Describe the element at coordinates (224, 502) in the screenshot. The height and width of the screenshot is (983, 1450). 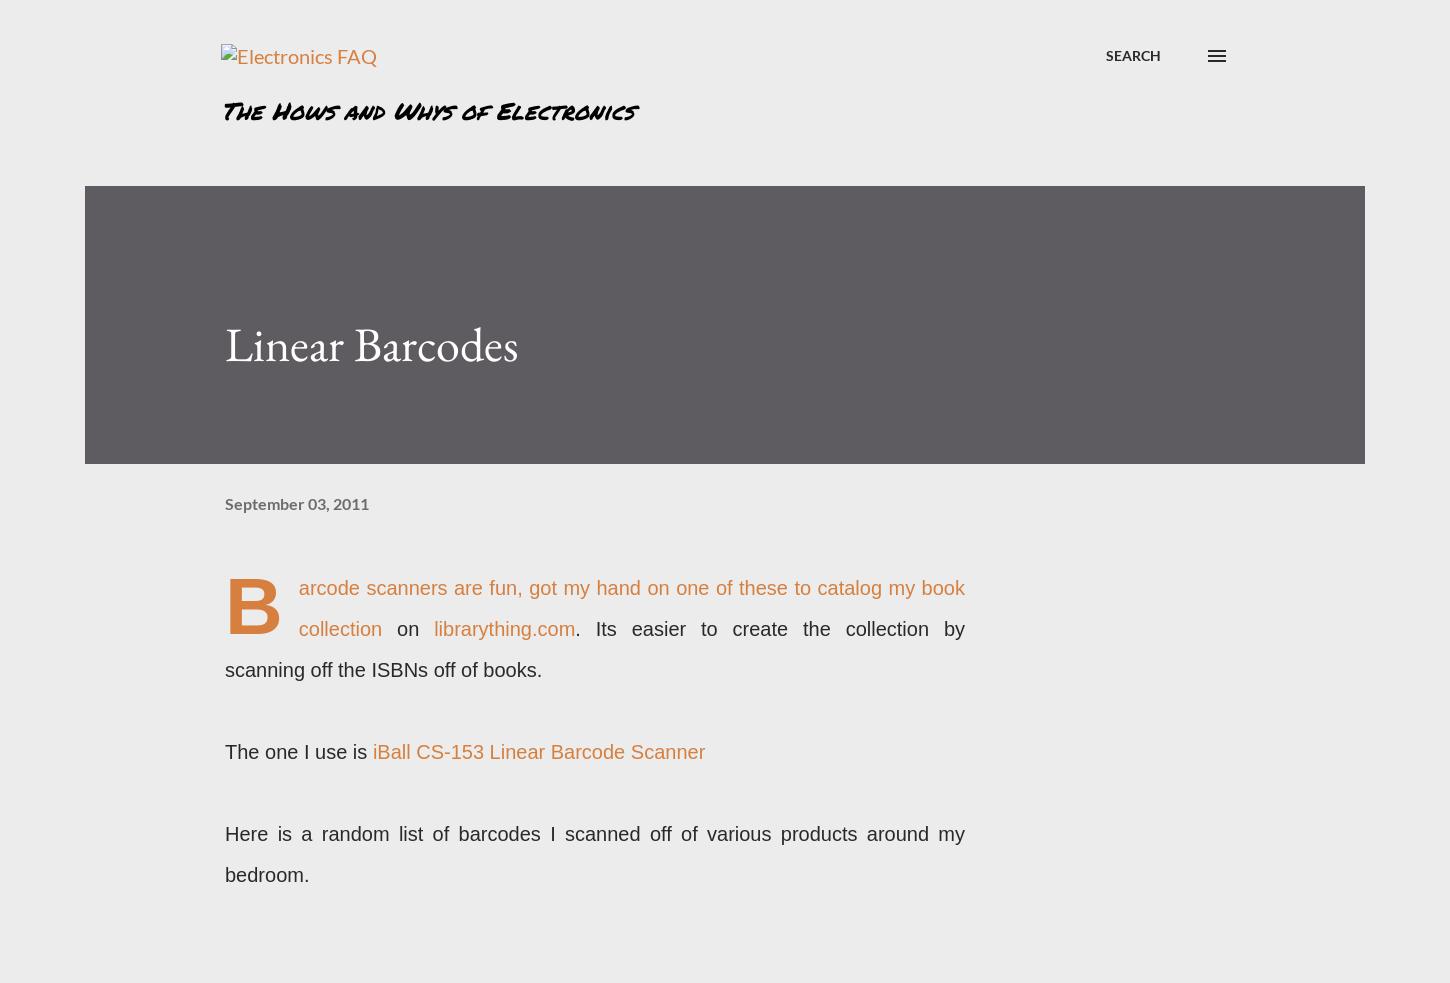
I see `'September 03, 2011'` at that location.